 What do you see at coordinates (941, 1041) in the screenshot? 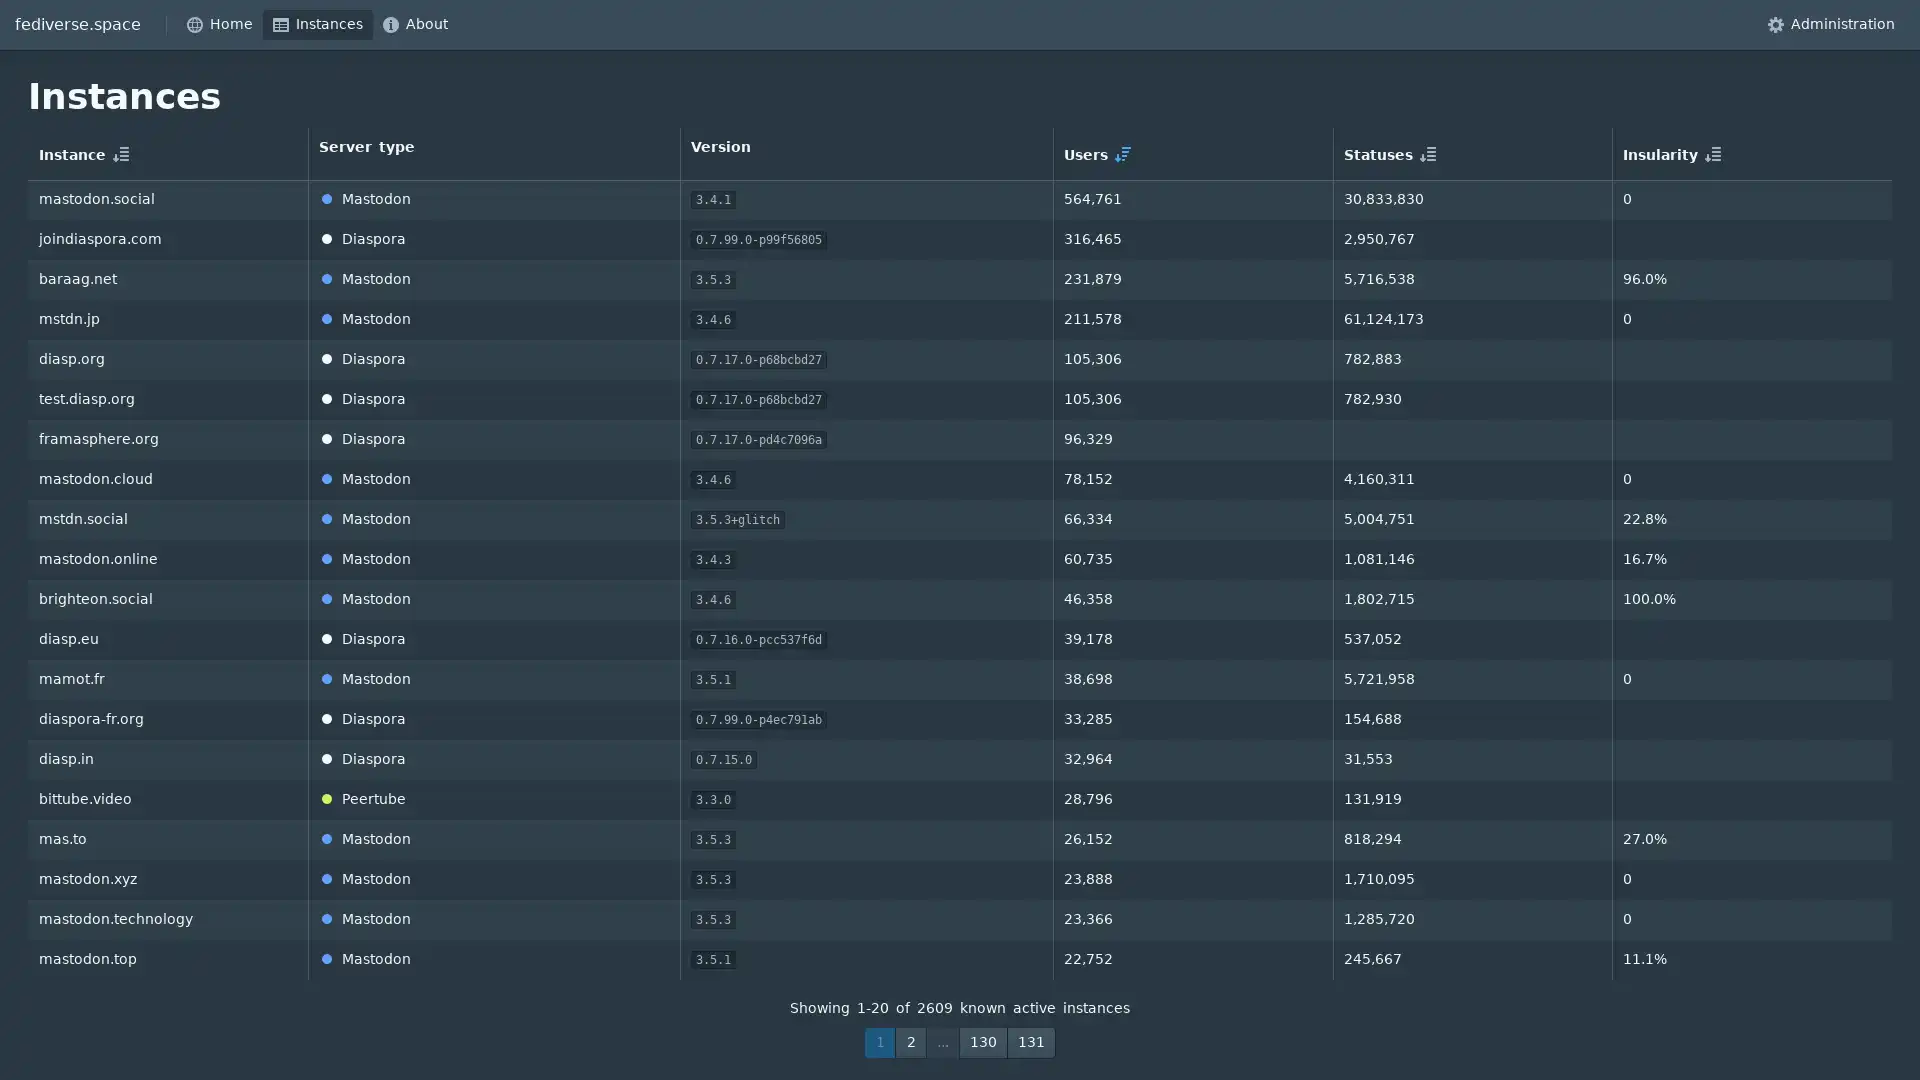
I see `...` at bounding box center [941, 1041].